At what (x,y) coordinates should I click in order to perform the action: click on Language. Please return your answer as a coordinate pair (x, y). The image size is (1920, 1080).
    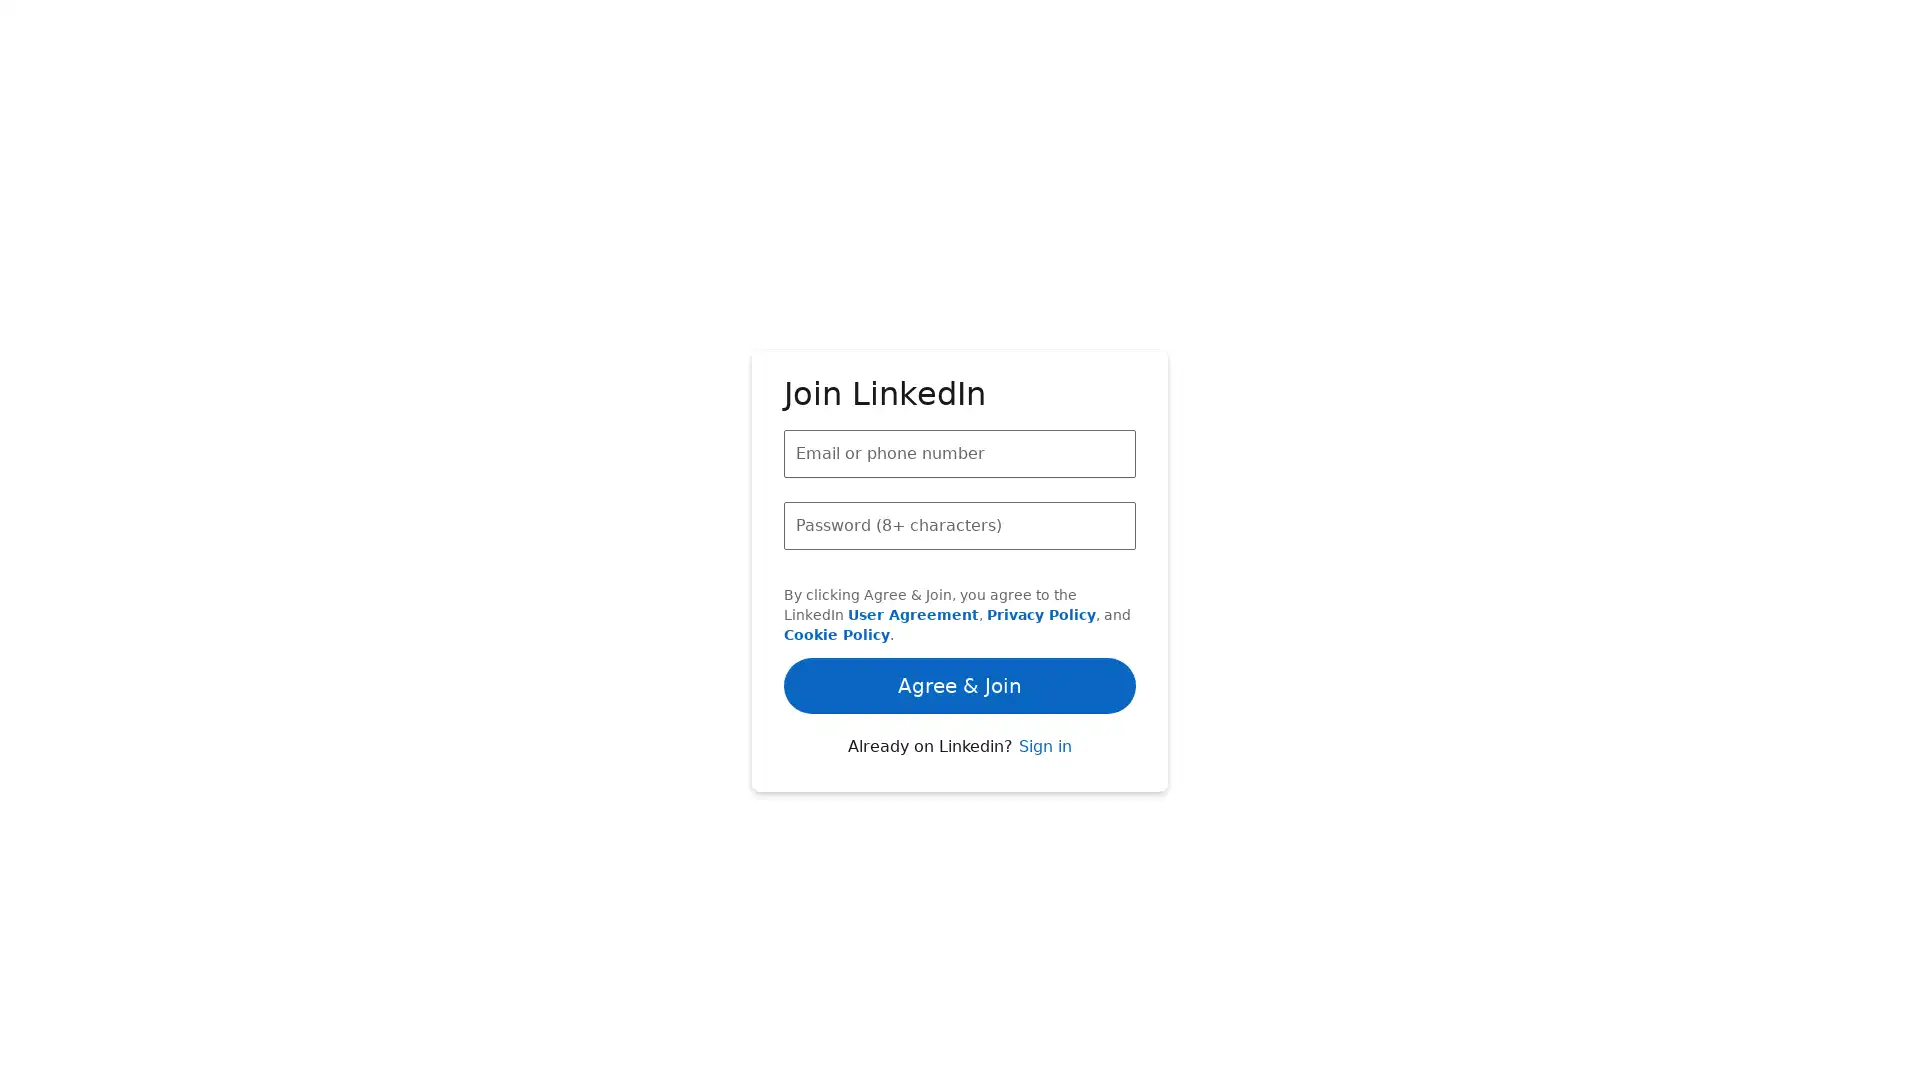
    Looking at the image, I should click on (618, 1060).